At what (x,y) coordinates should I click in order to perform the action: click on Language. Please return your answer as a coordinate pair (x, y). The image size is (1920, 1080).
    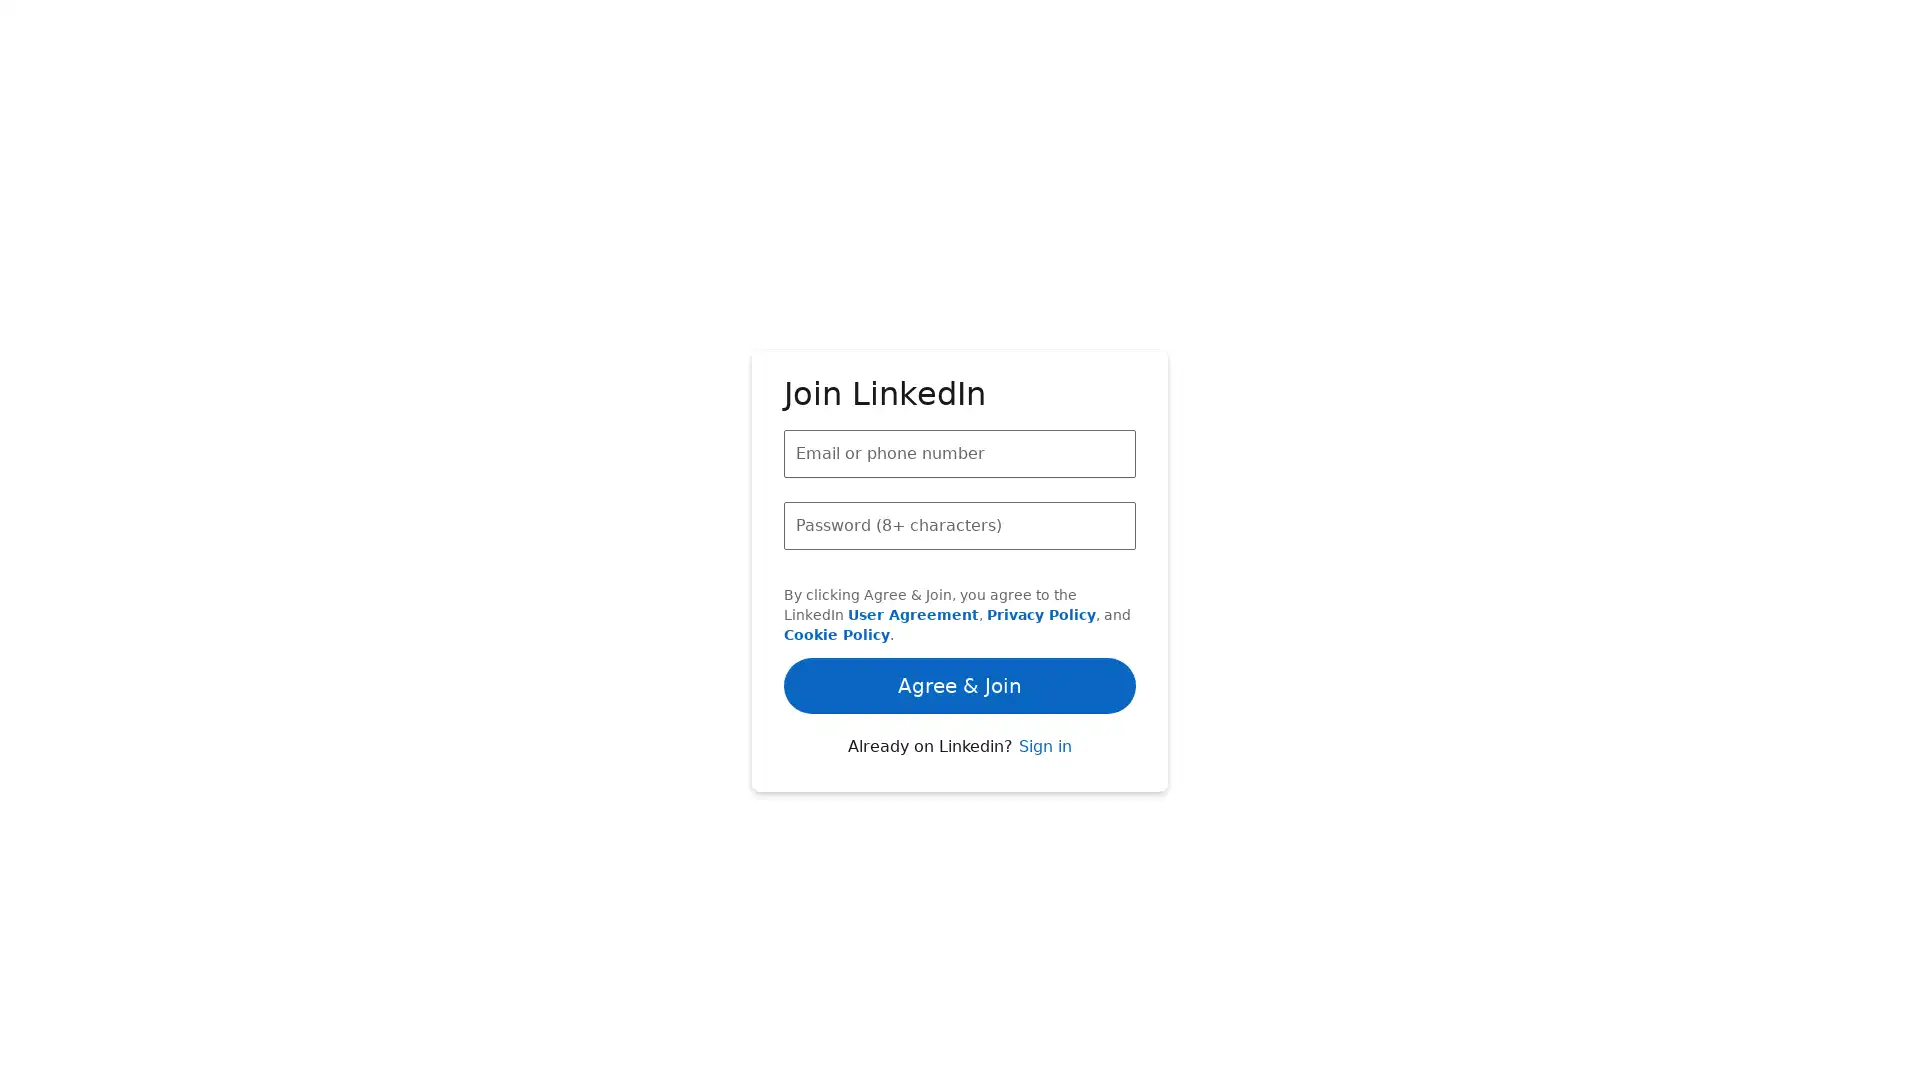
    Looking at the image, I should click on (618, 1060).